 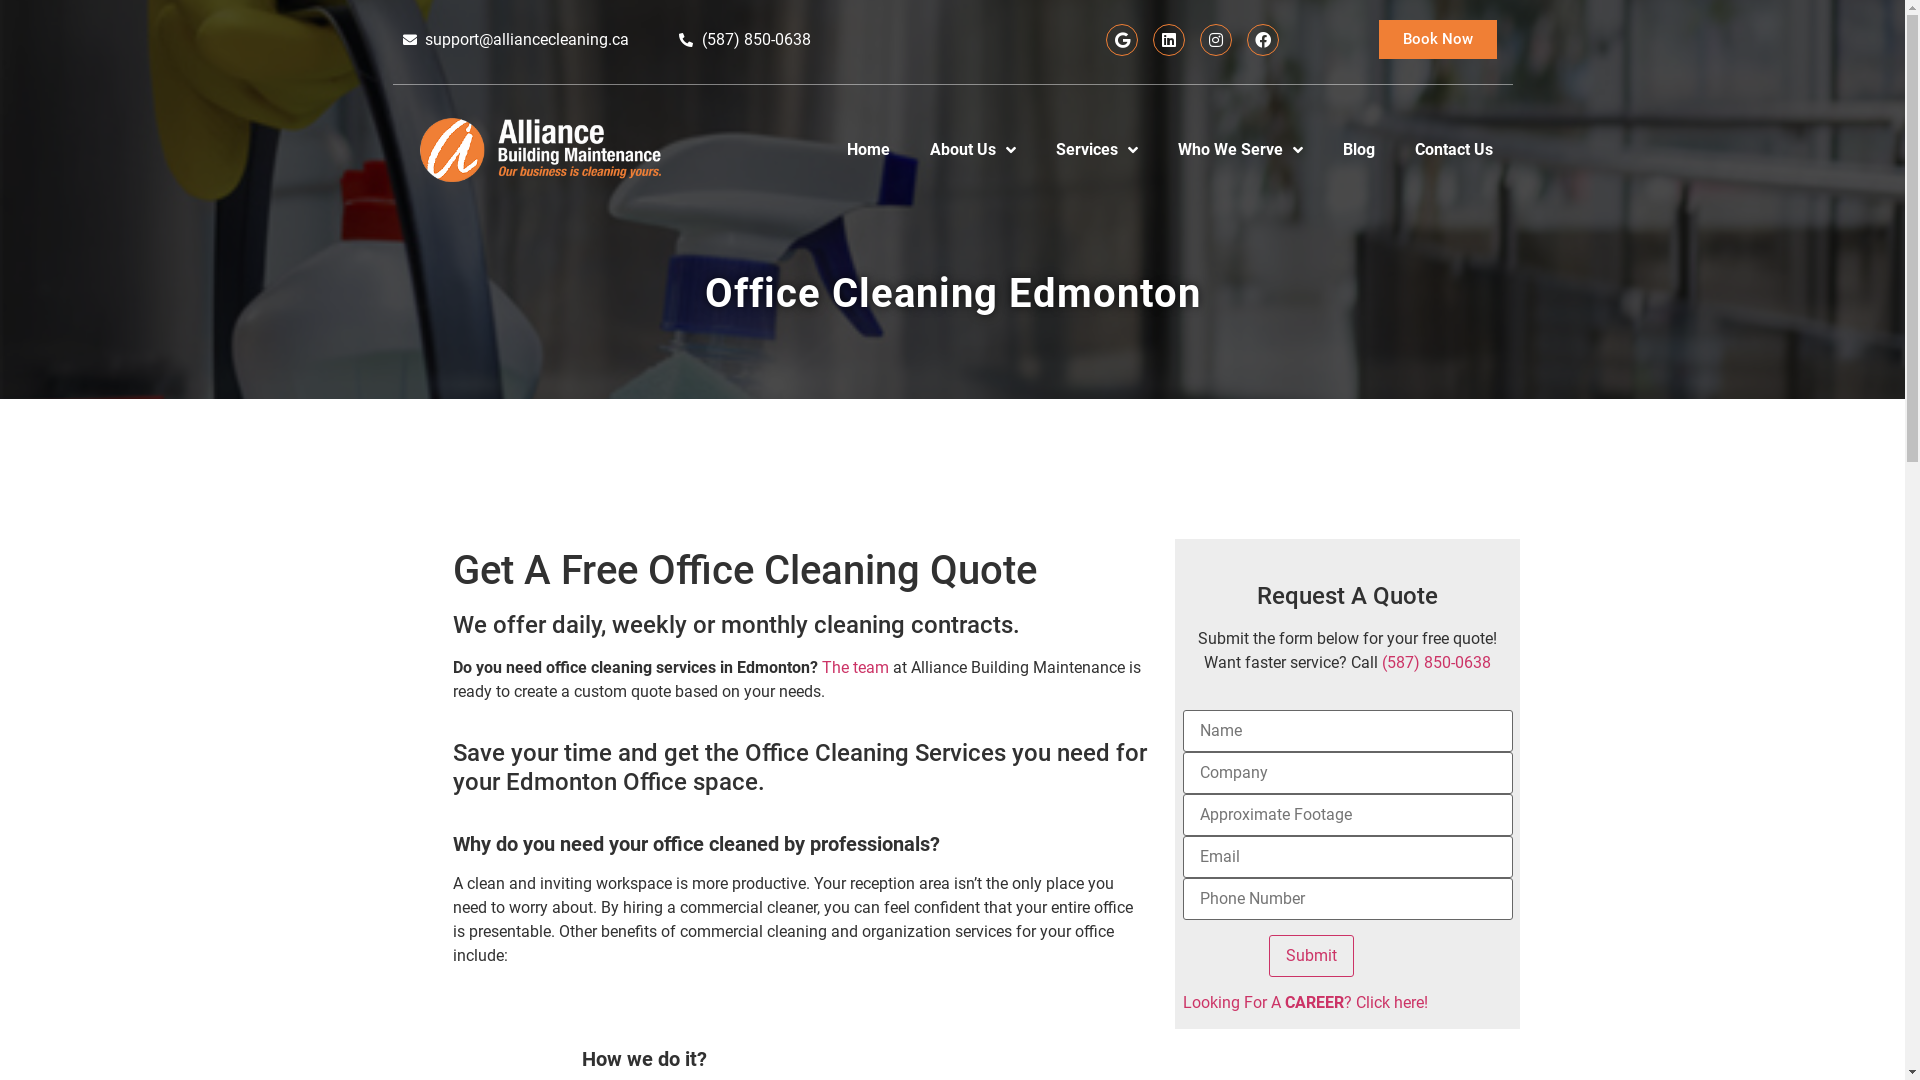 I want to click on 'Blog', so click(x=1358, y=149).